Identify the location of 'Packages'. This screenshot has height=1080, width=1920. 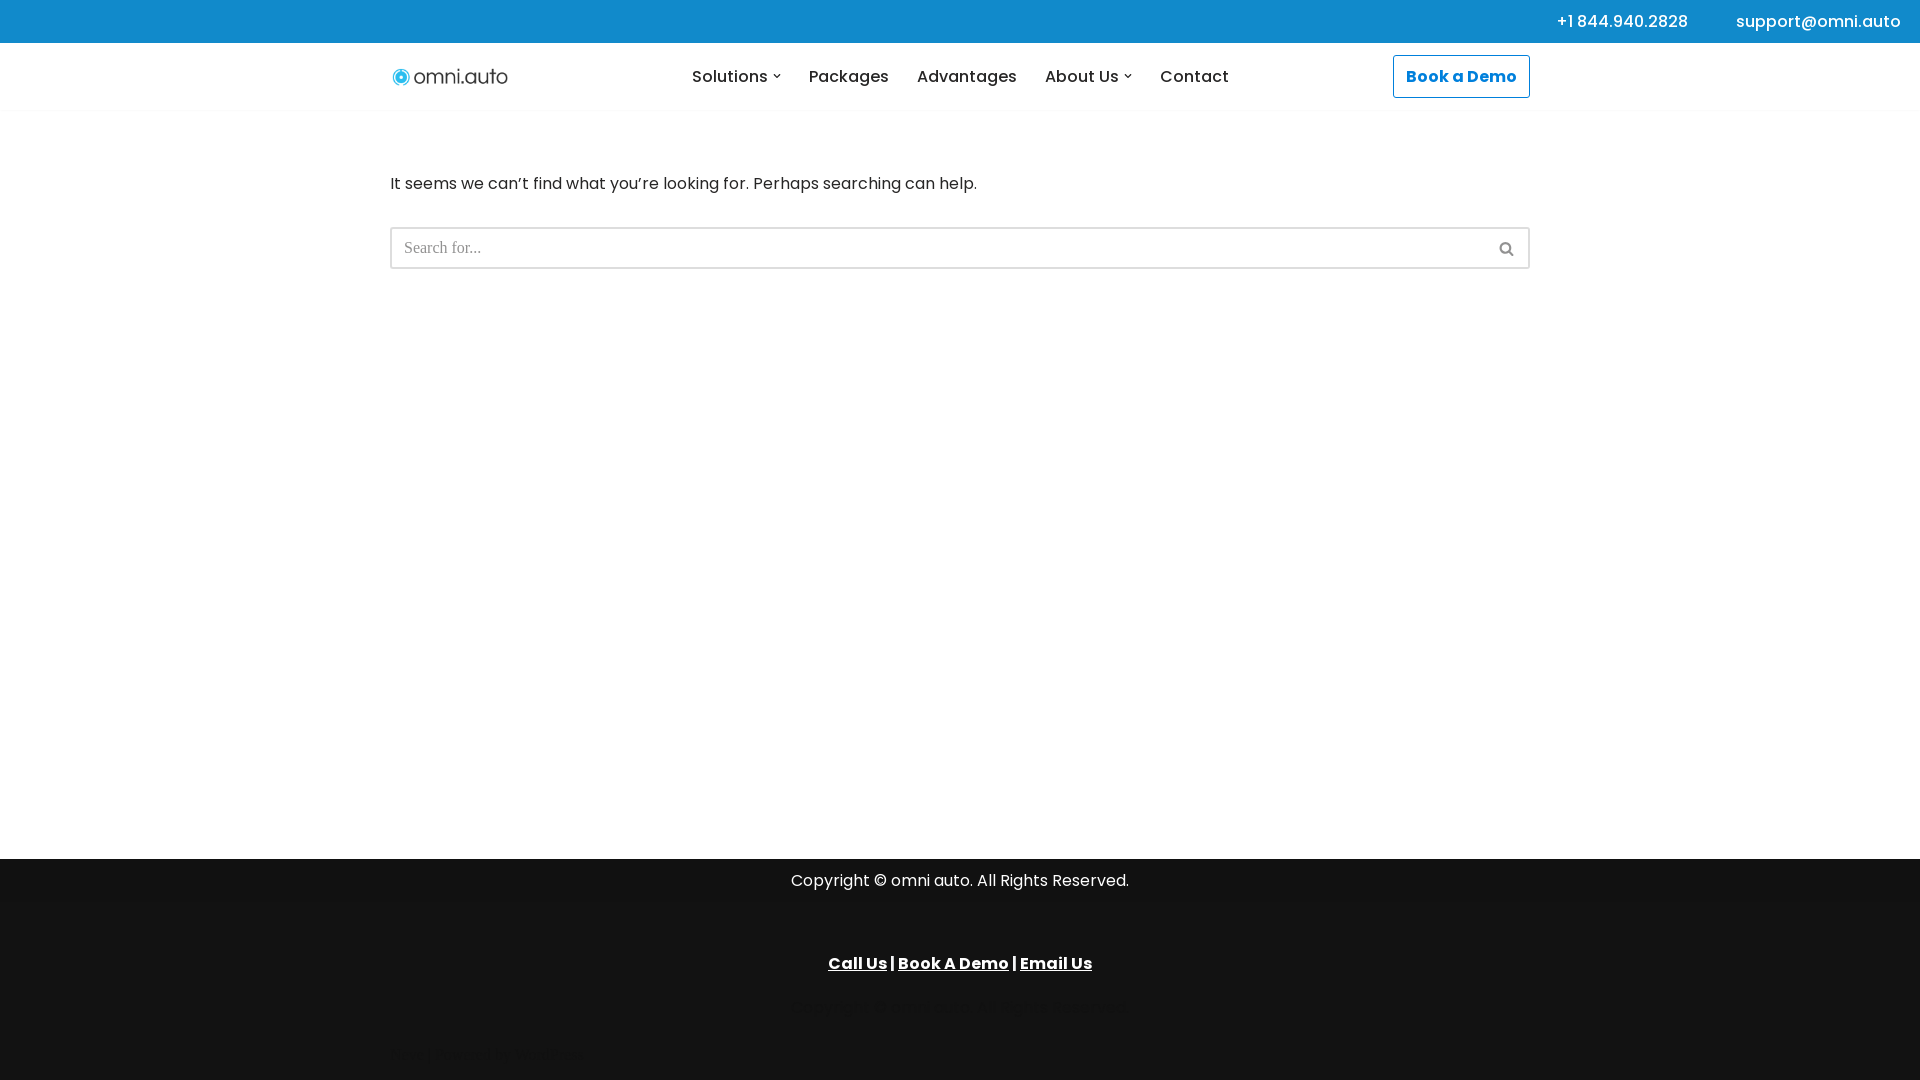
(848, 75).